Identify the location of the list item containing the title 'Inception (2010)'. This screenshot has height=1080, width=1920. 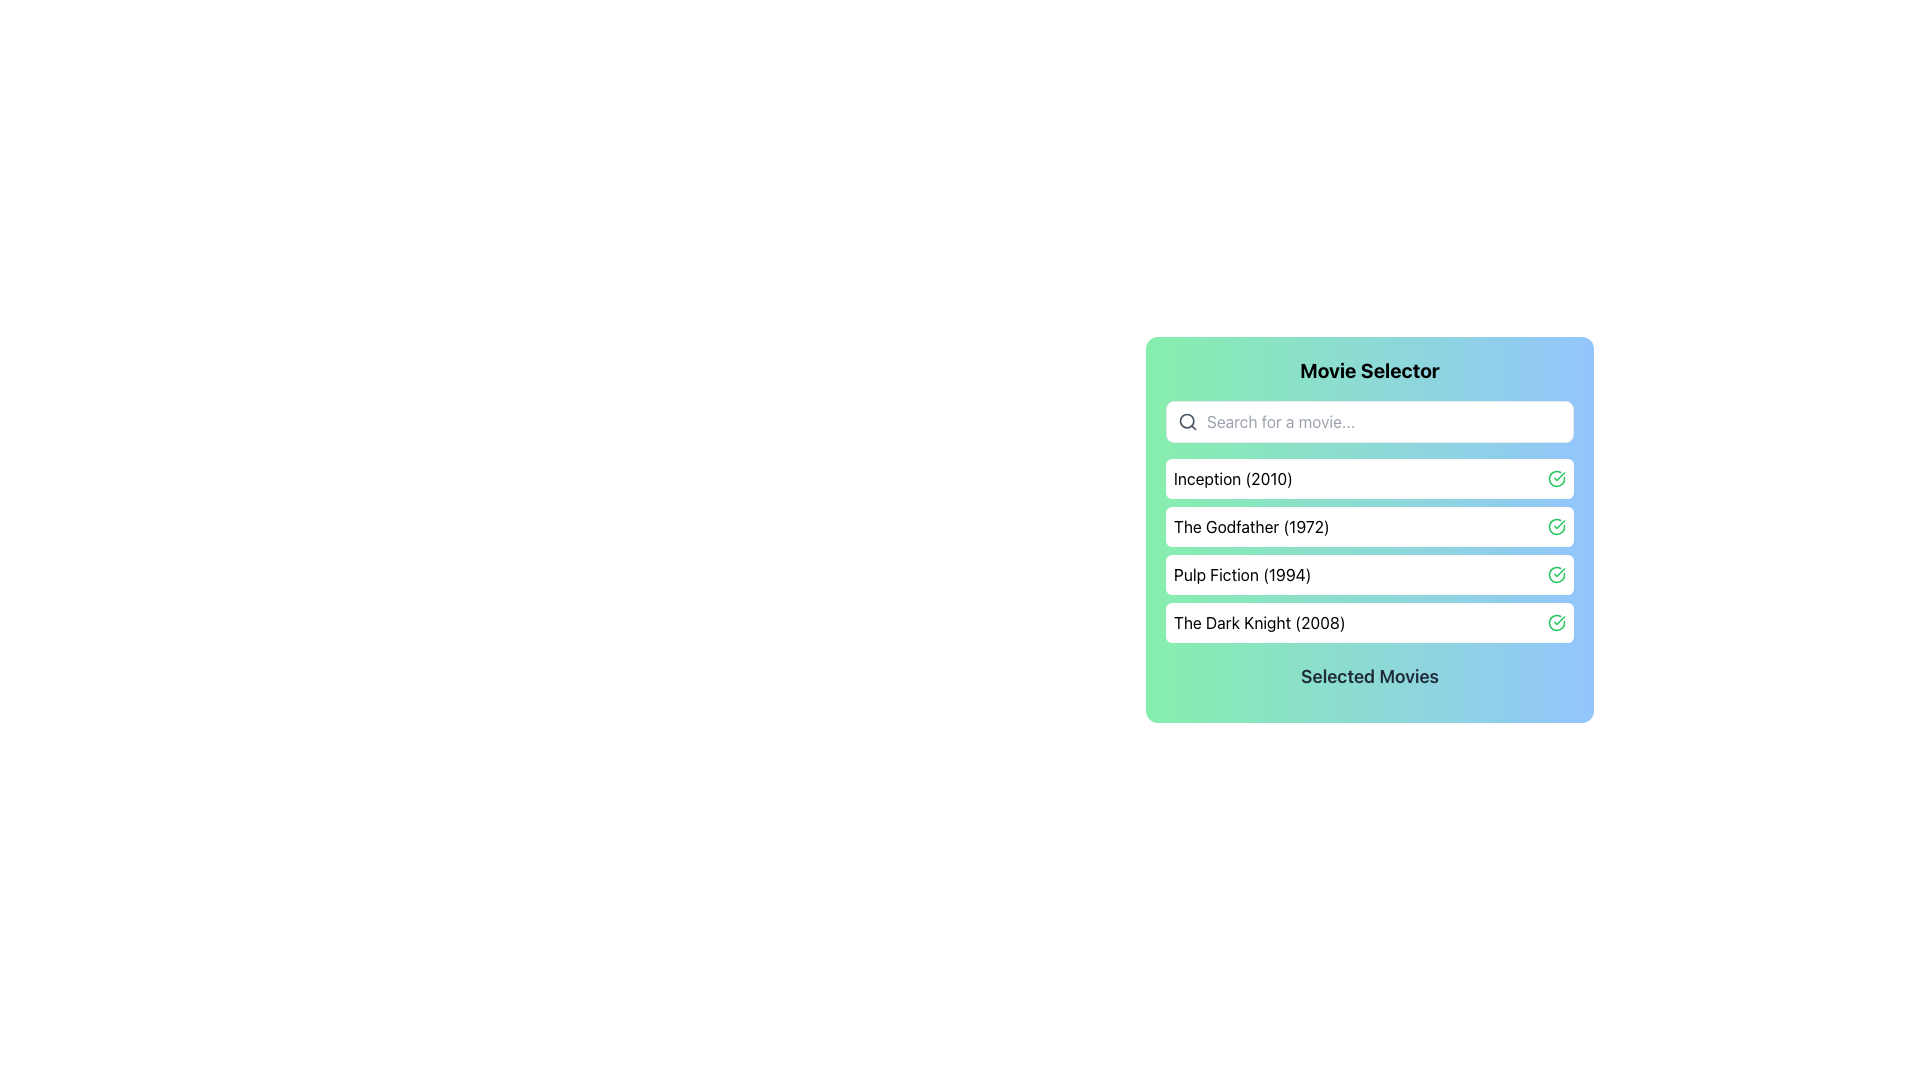
(1368, 478).